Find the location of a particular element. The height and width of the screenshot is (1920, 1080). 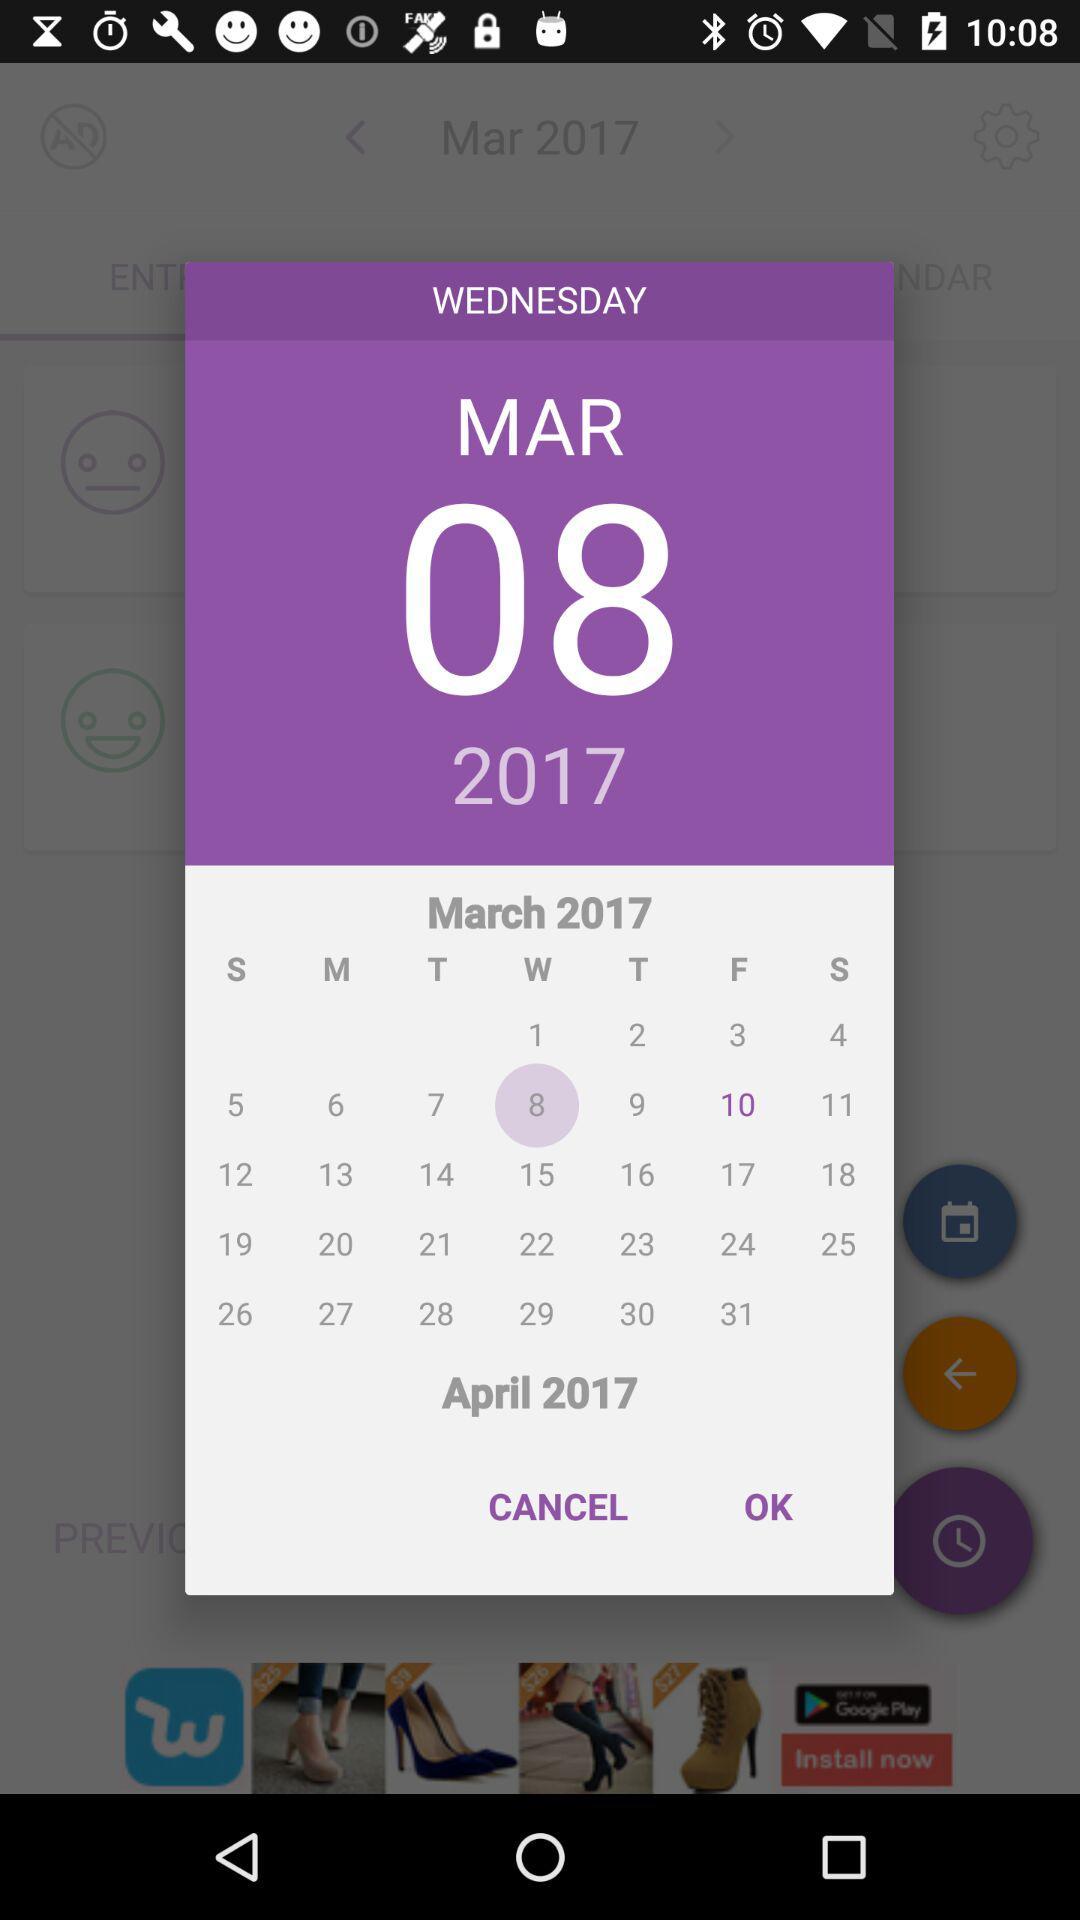

ok item is located at coordinates (766, 1506).